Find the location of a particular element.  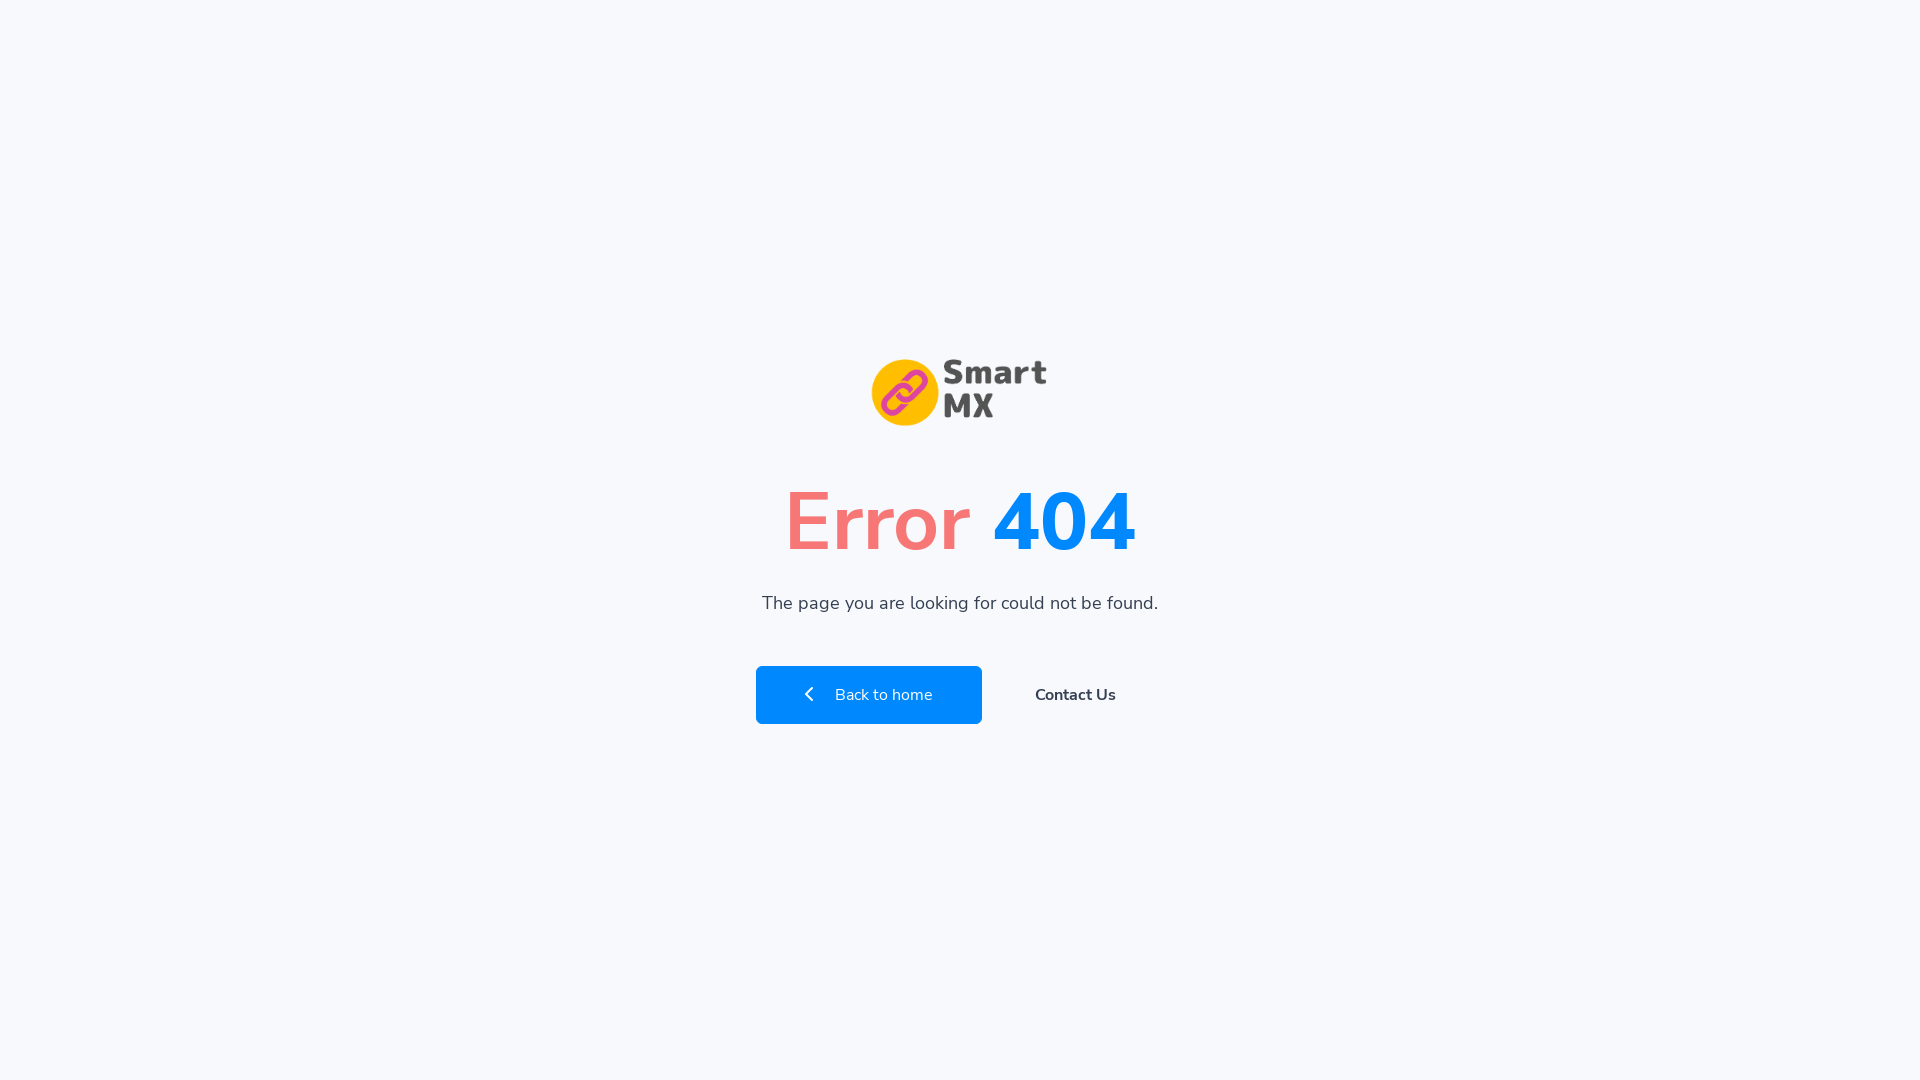

'Contact Us' is located at coordinates (1074, 693).